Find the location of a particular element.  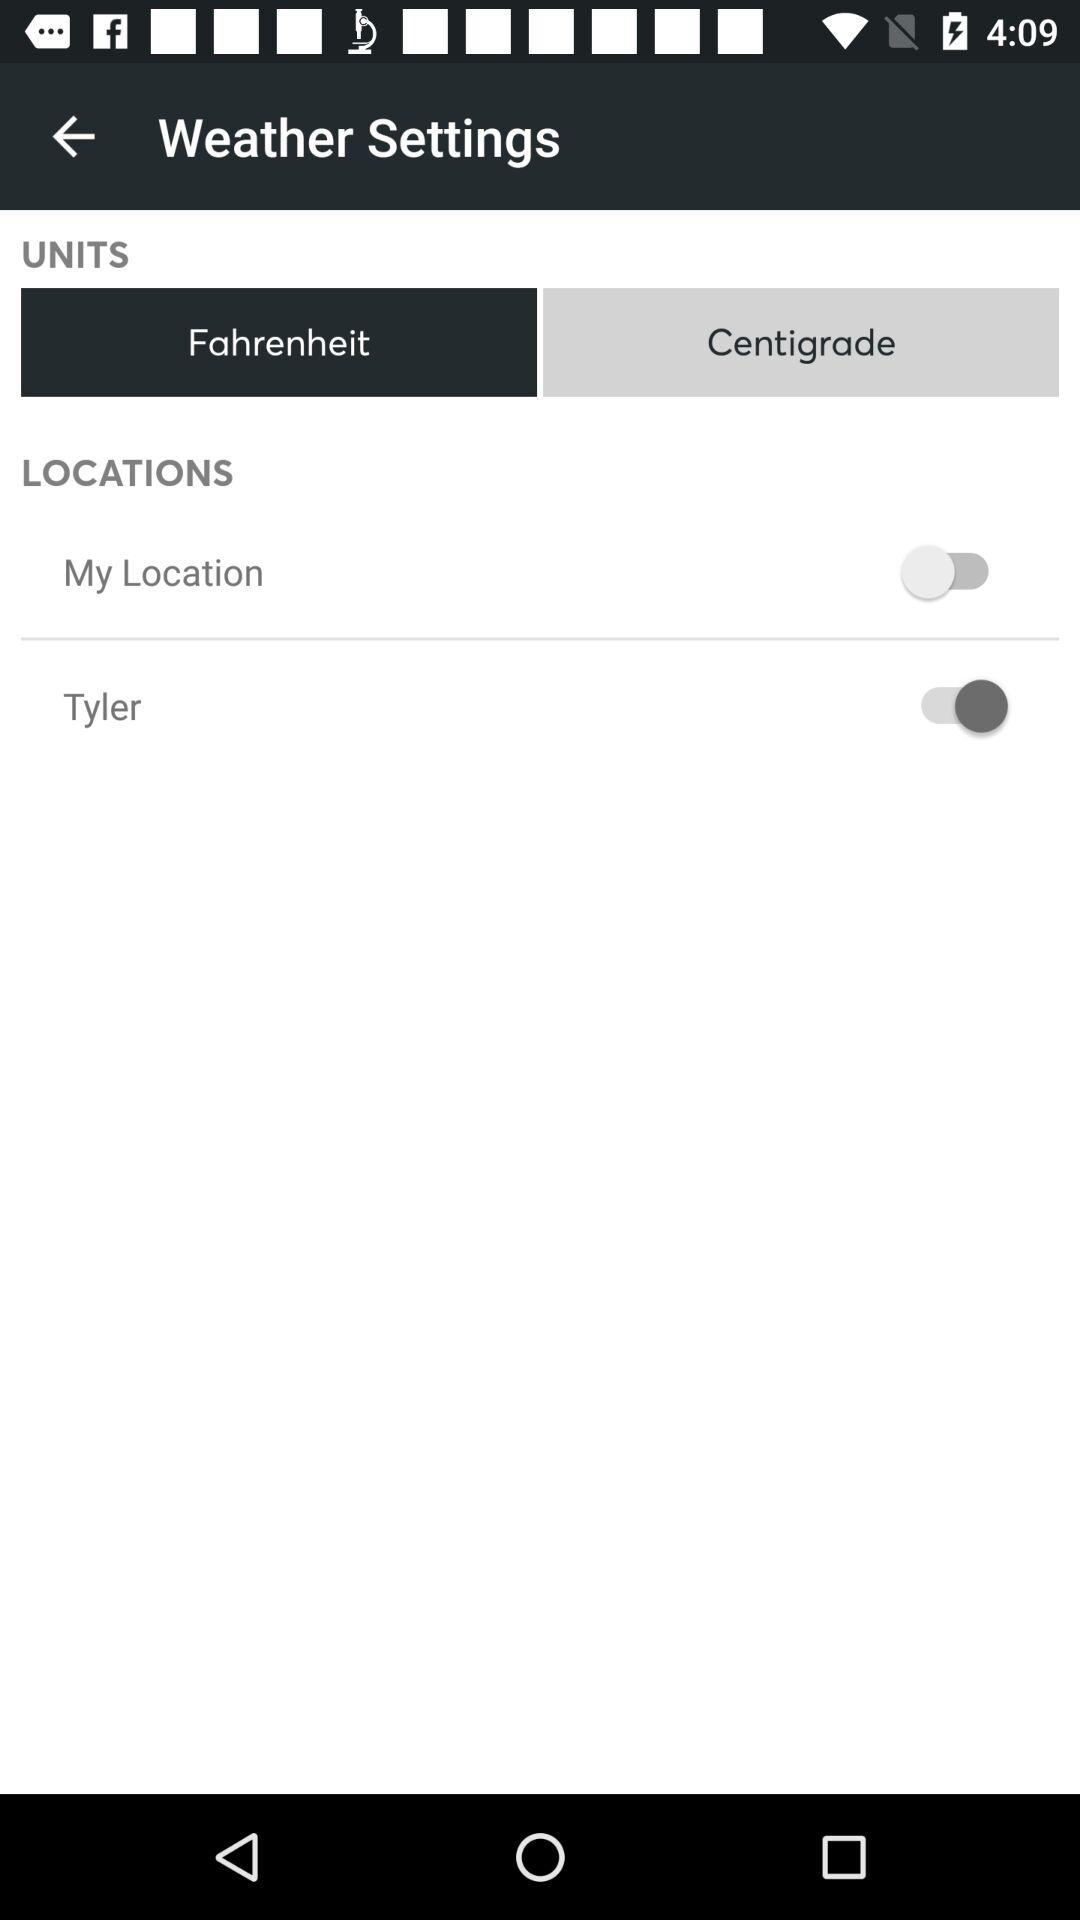

item above locations item is located at coordinates (278, 342).